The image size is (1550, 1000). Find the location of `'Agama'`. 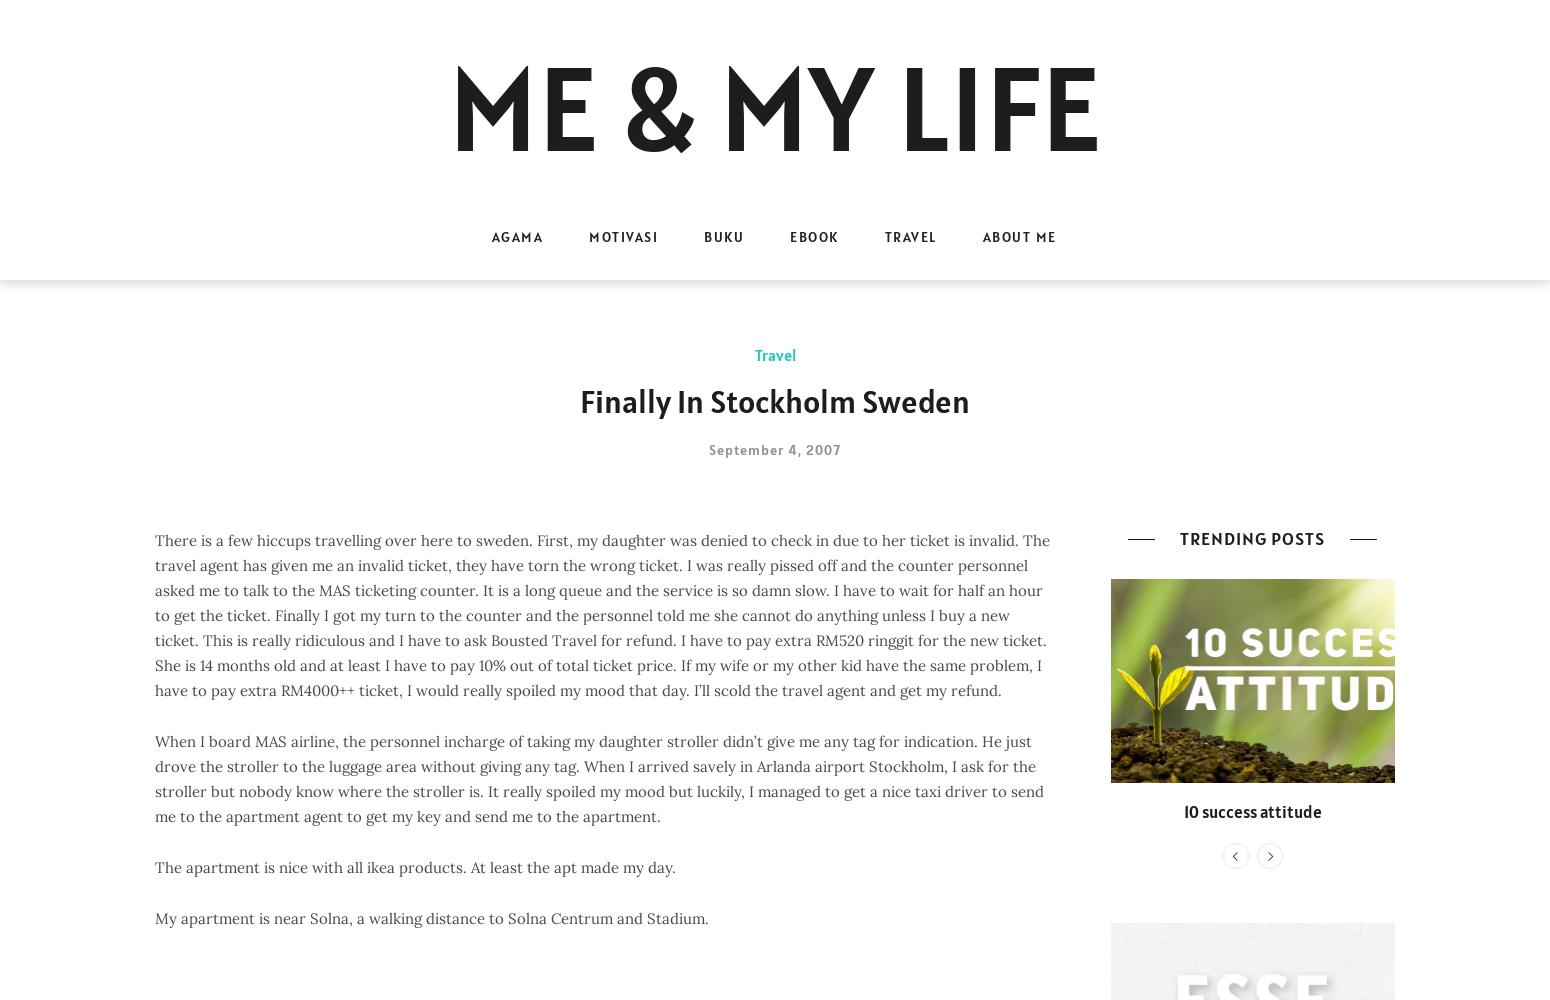

'Agama' is located at coordinates (490, 236).